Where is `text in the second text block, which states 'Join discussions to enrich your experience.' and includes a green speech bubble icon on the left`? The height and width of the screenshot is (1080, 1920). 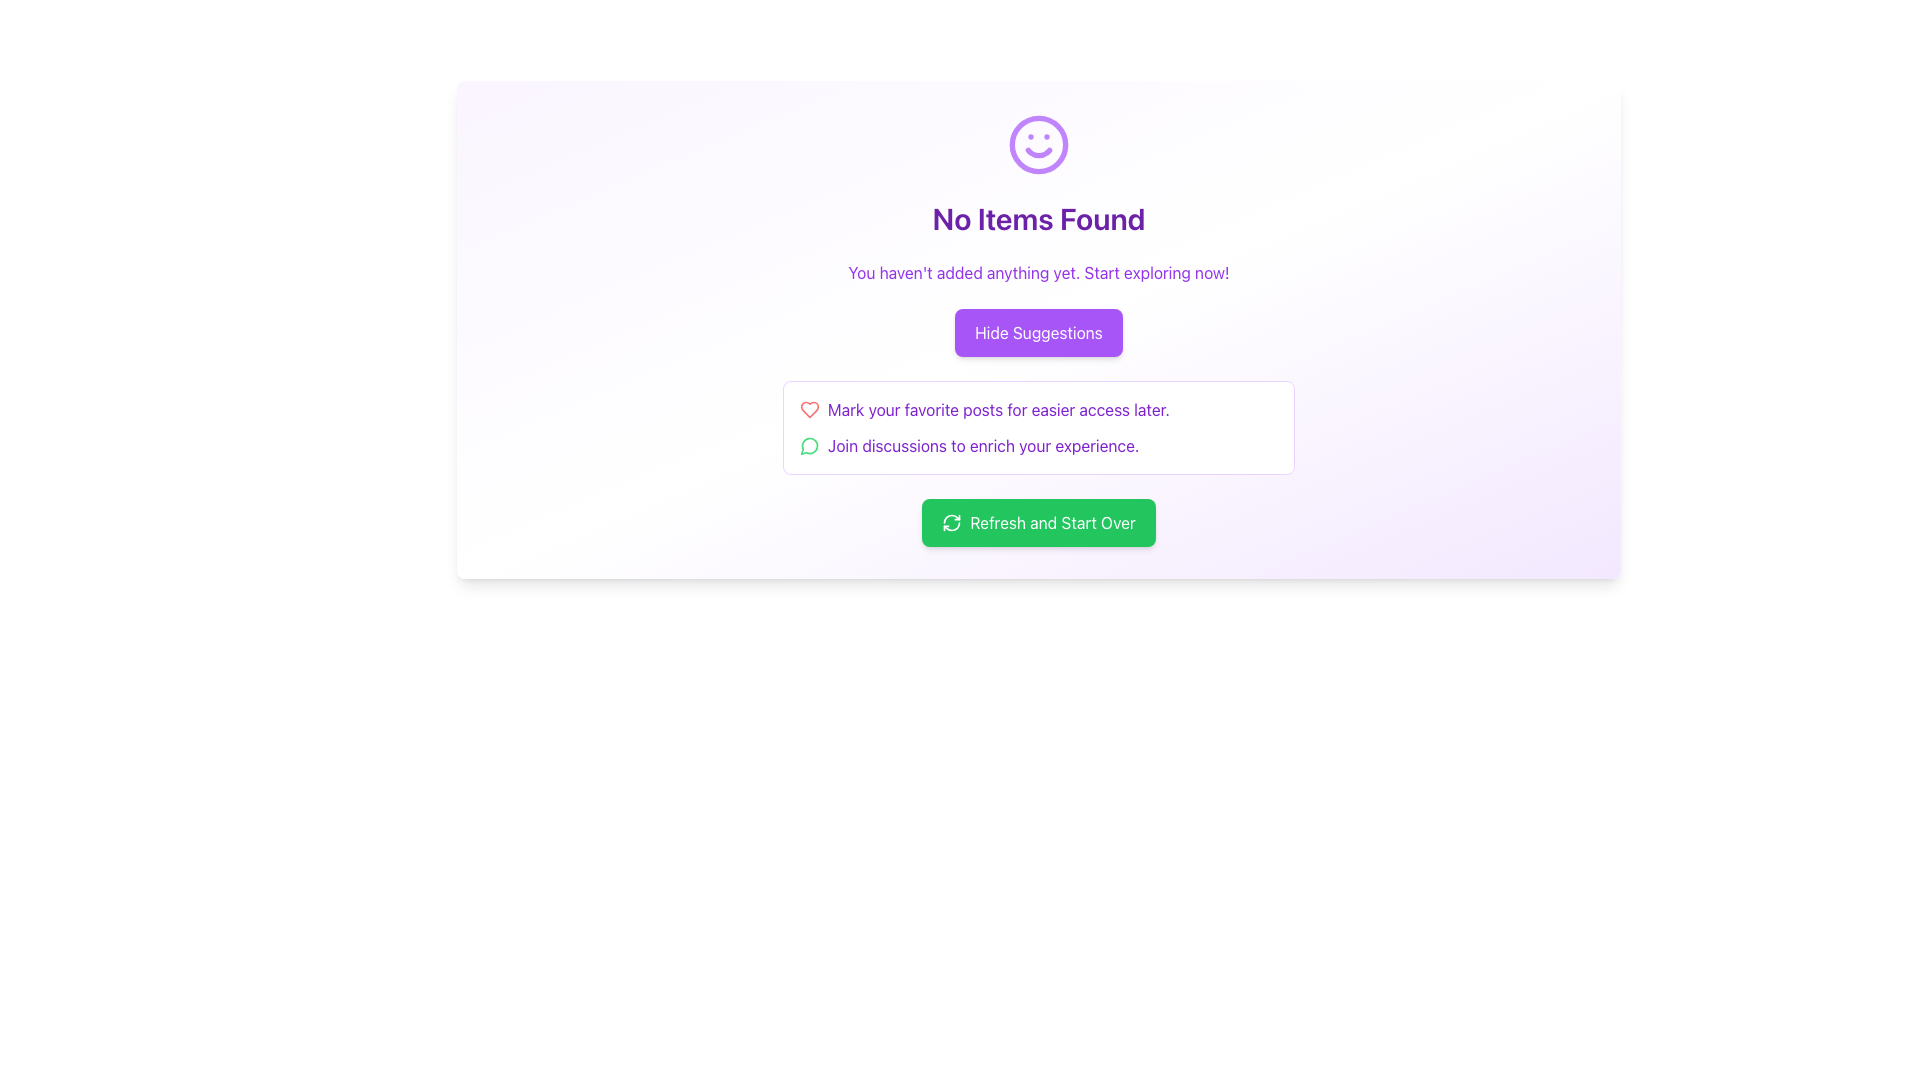
text in the second text block, which states 'Join discussions to enrich your experience.' and includes a green speech bubble icon on the left is located at coordinates (1038, 445).